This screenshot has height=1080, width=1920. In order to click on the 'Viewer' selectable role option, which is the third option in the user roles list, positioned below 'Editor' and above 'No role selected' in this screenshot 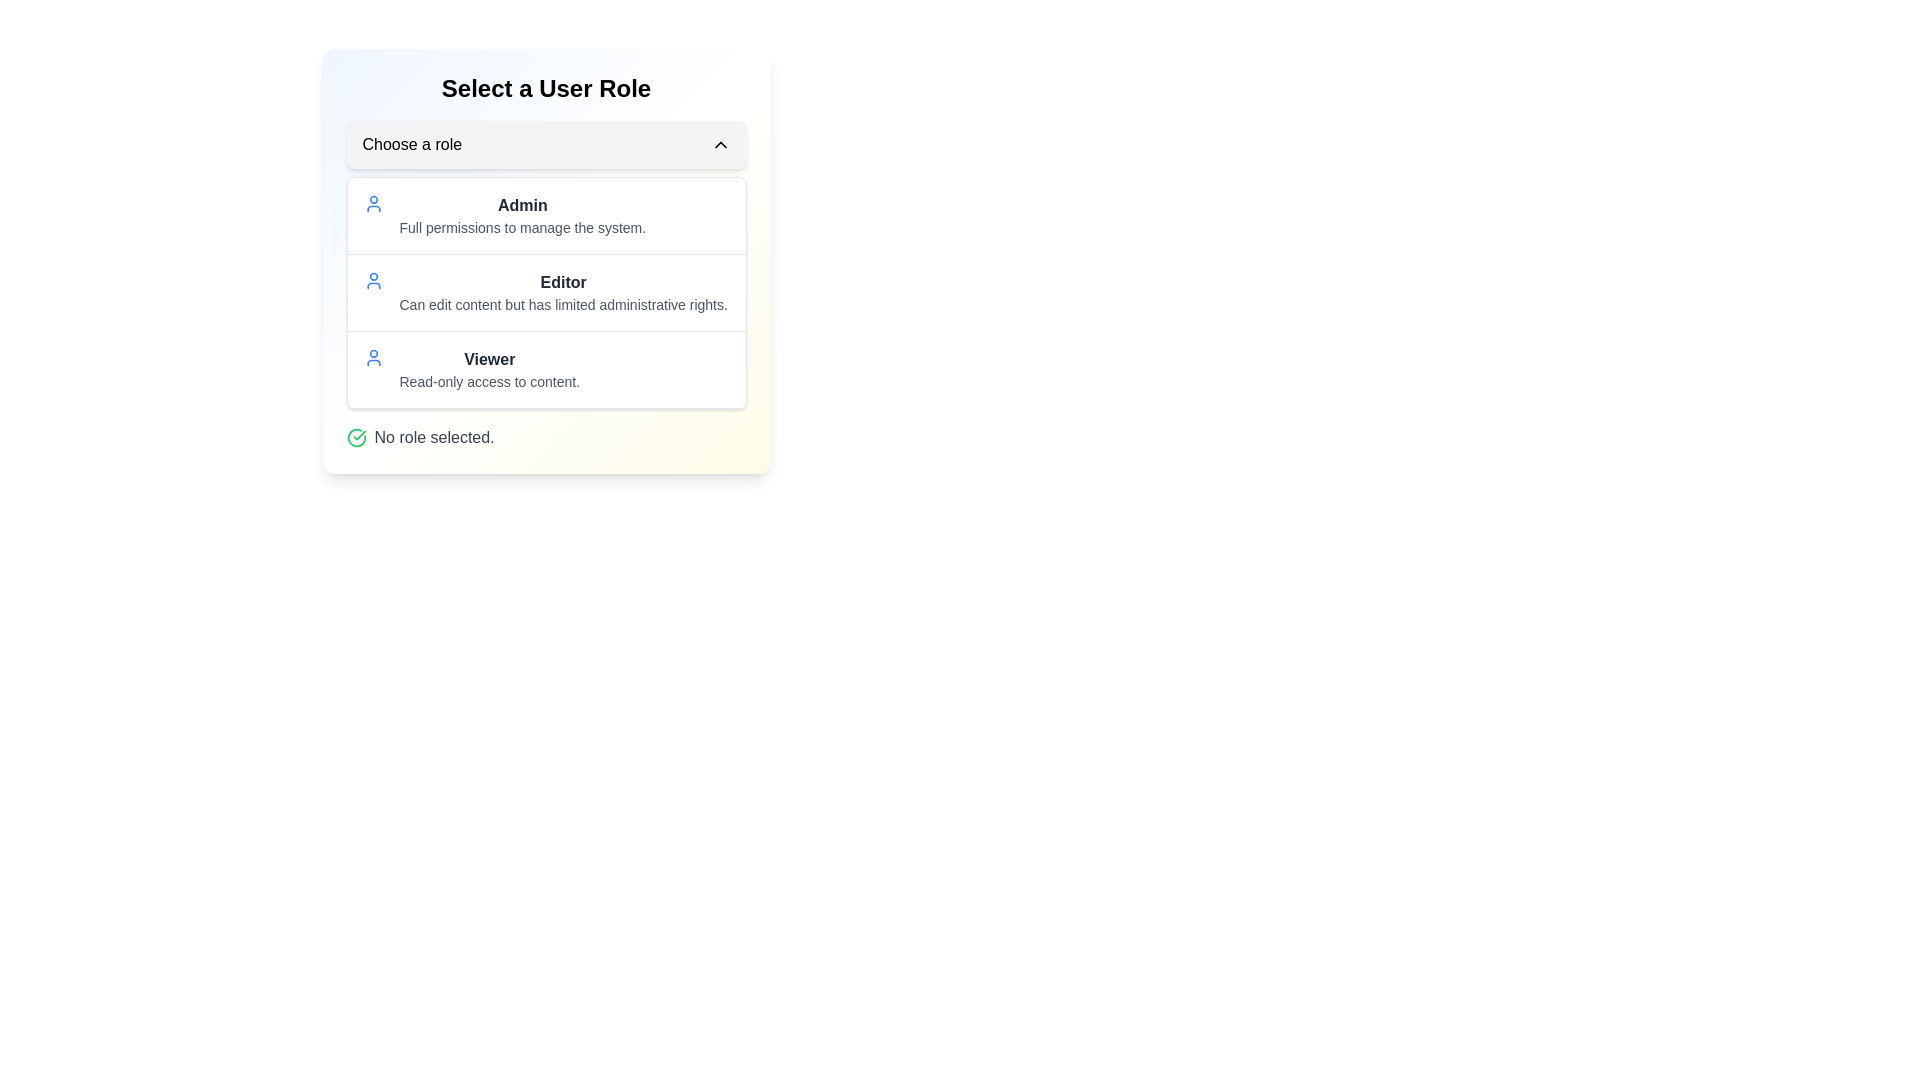, I will do `click(489, 370)`.